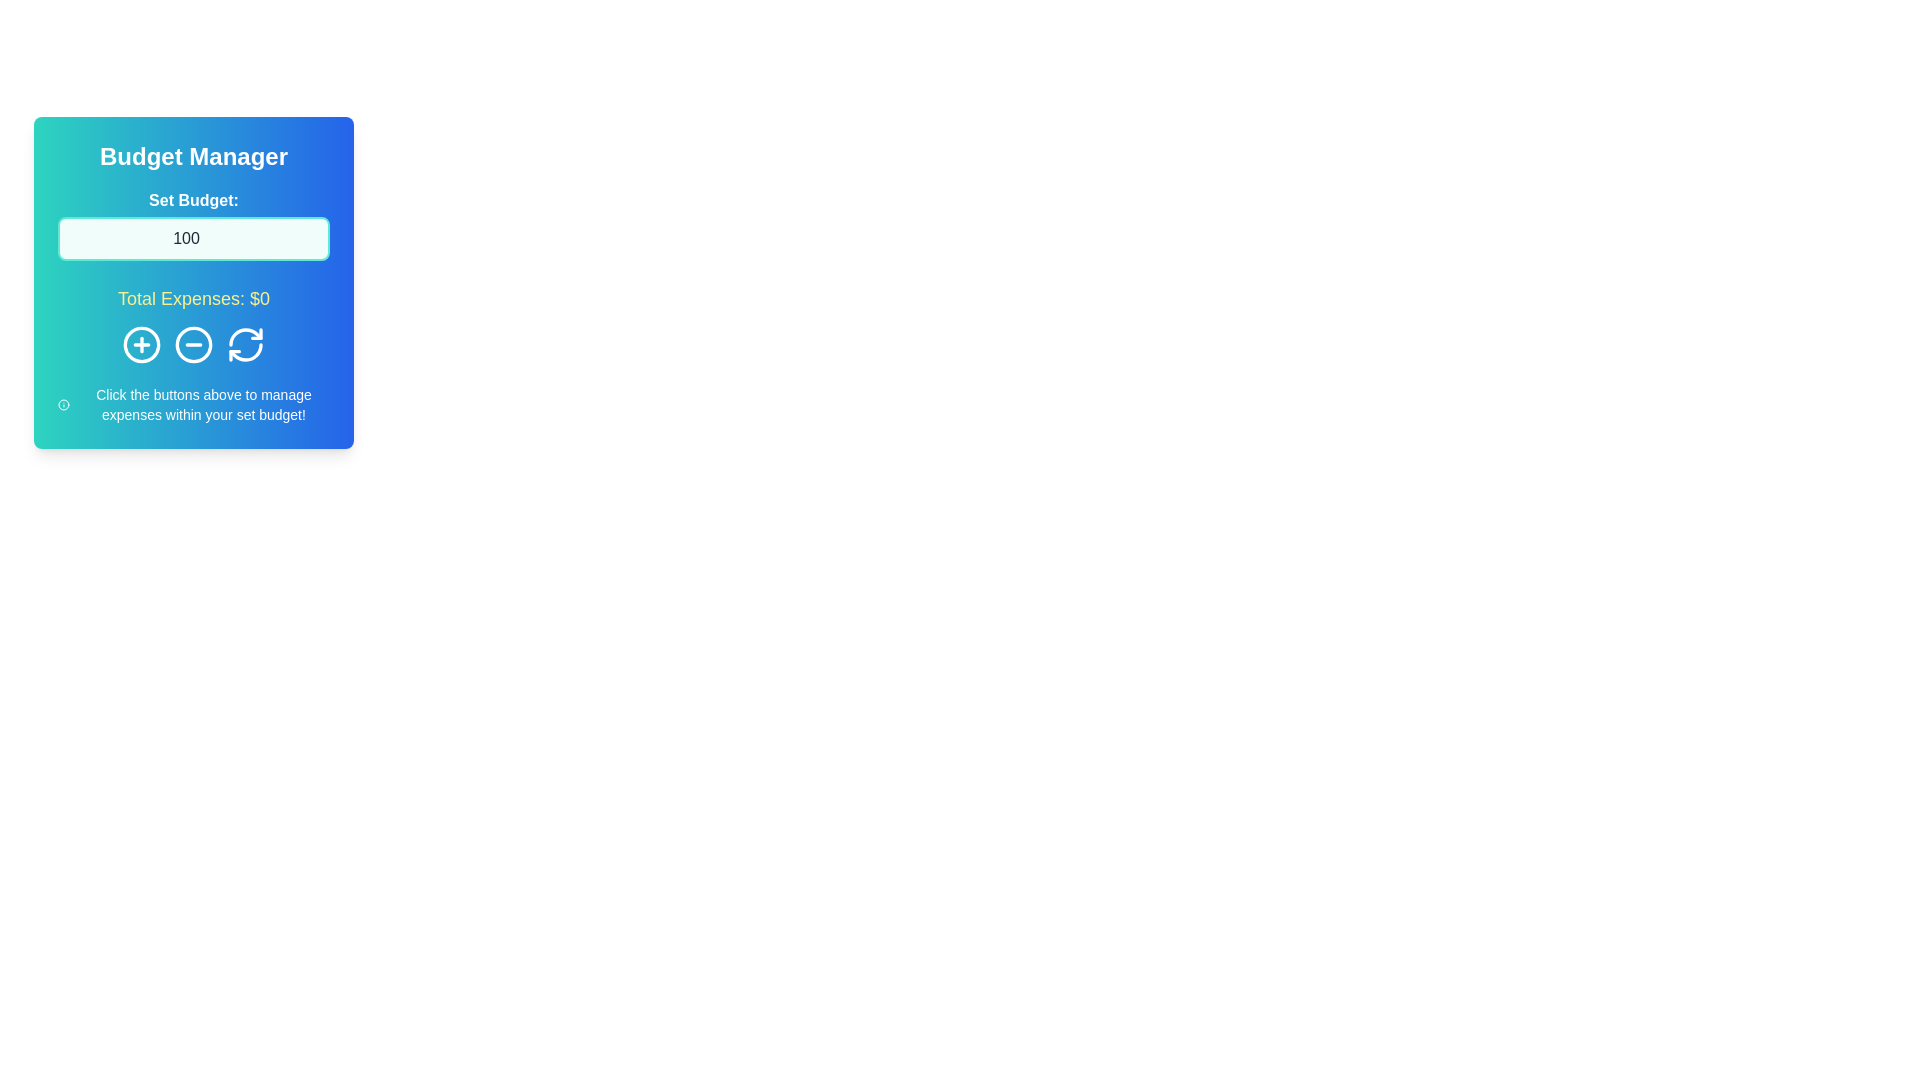  What do you see at coordinates (244, 343) in the screenshot?
I see `the circular refresh icon button featuring two arrows on a blue background` at bounding box center [244, 343].